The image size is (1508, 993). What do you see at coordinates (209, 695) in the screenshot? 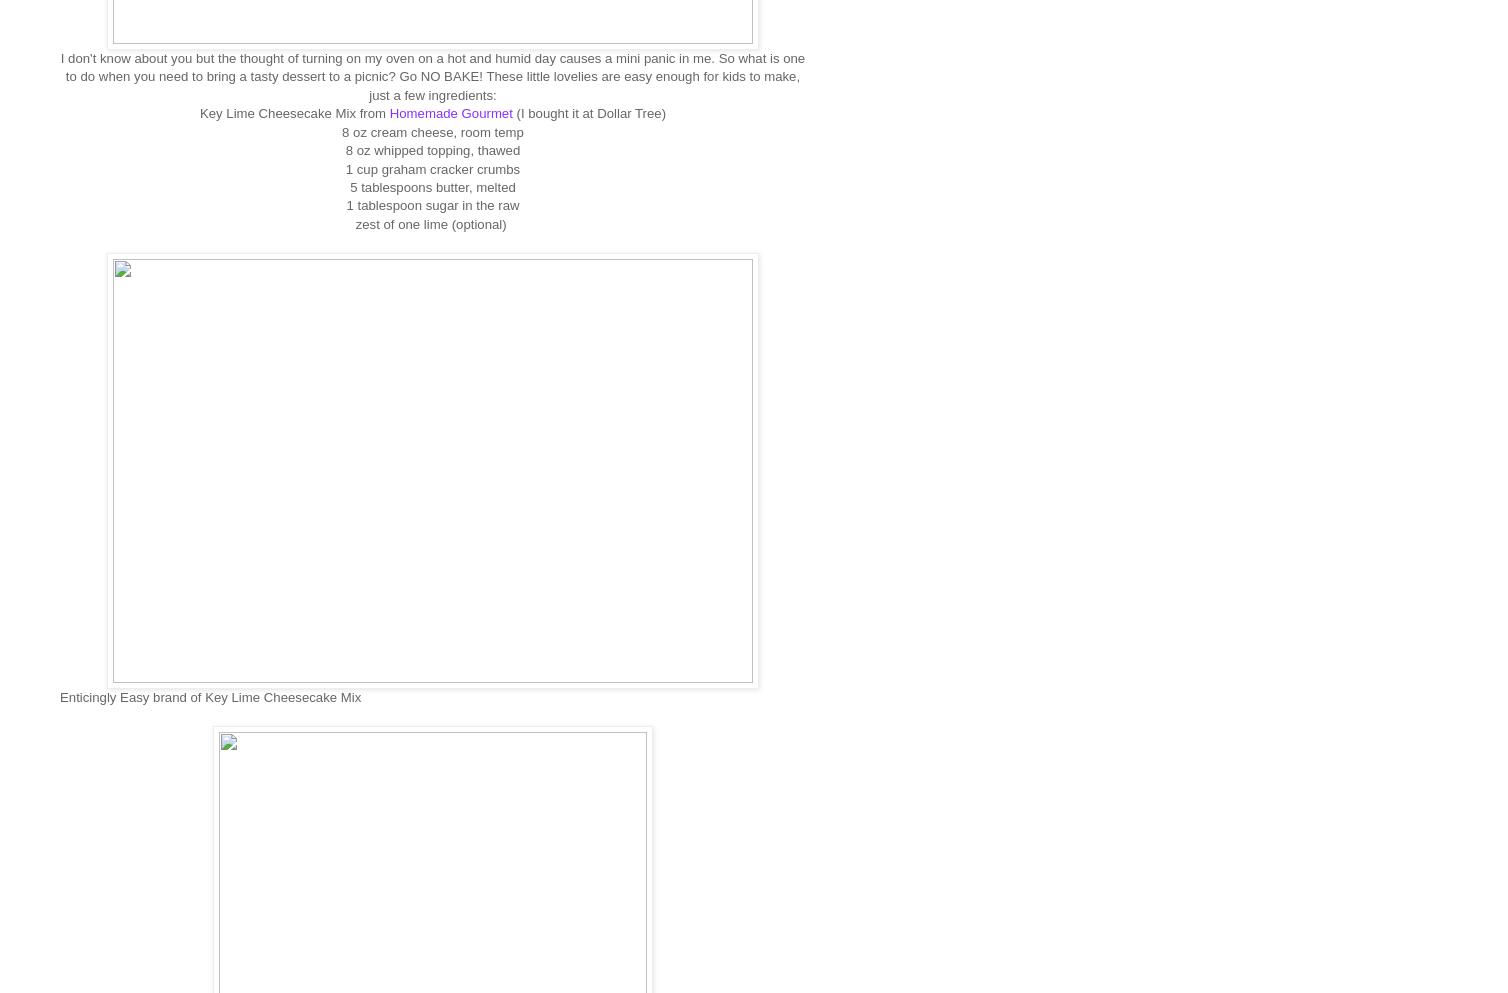
I see `'Enticingly Easy brand of Key Lime Cheesecake Mix'` at bounding box center [209, 695].